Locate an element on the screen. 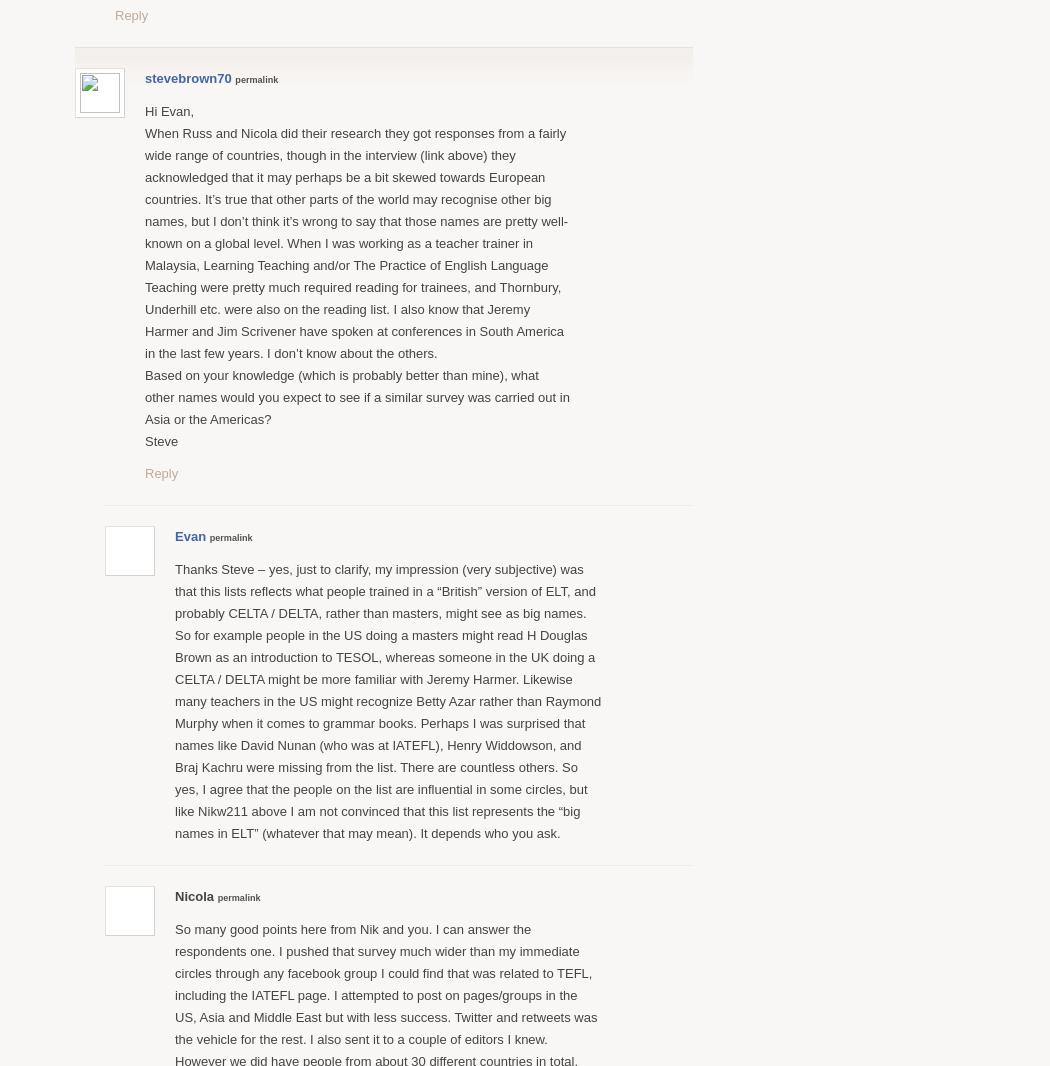  'Nicola' is located at coordinates (175, 895).